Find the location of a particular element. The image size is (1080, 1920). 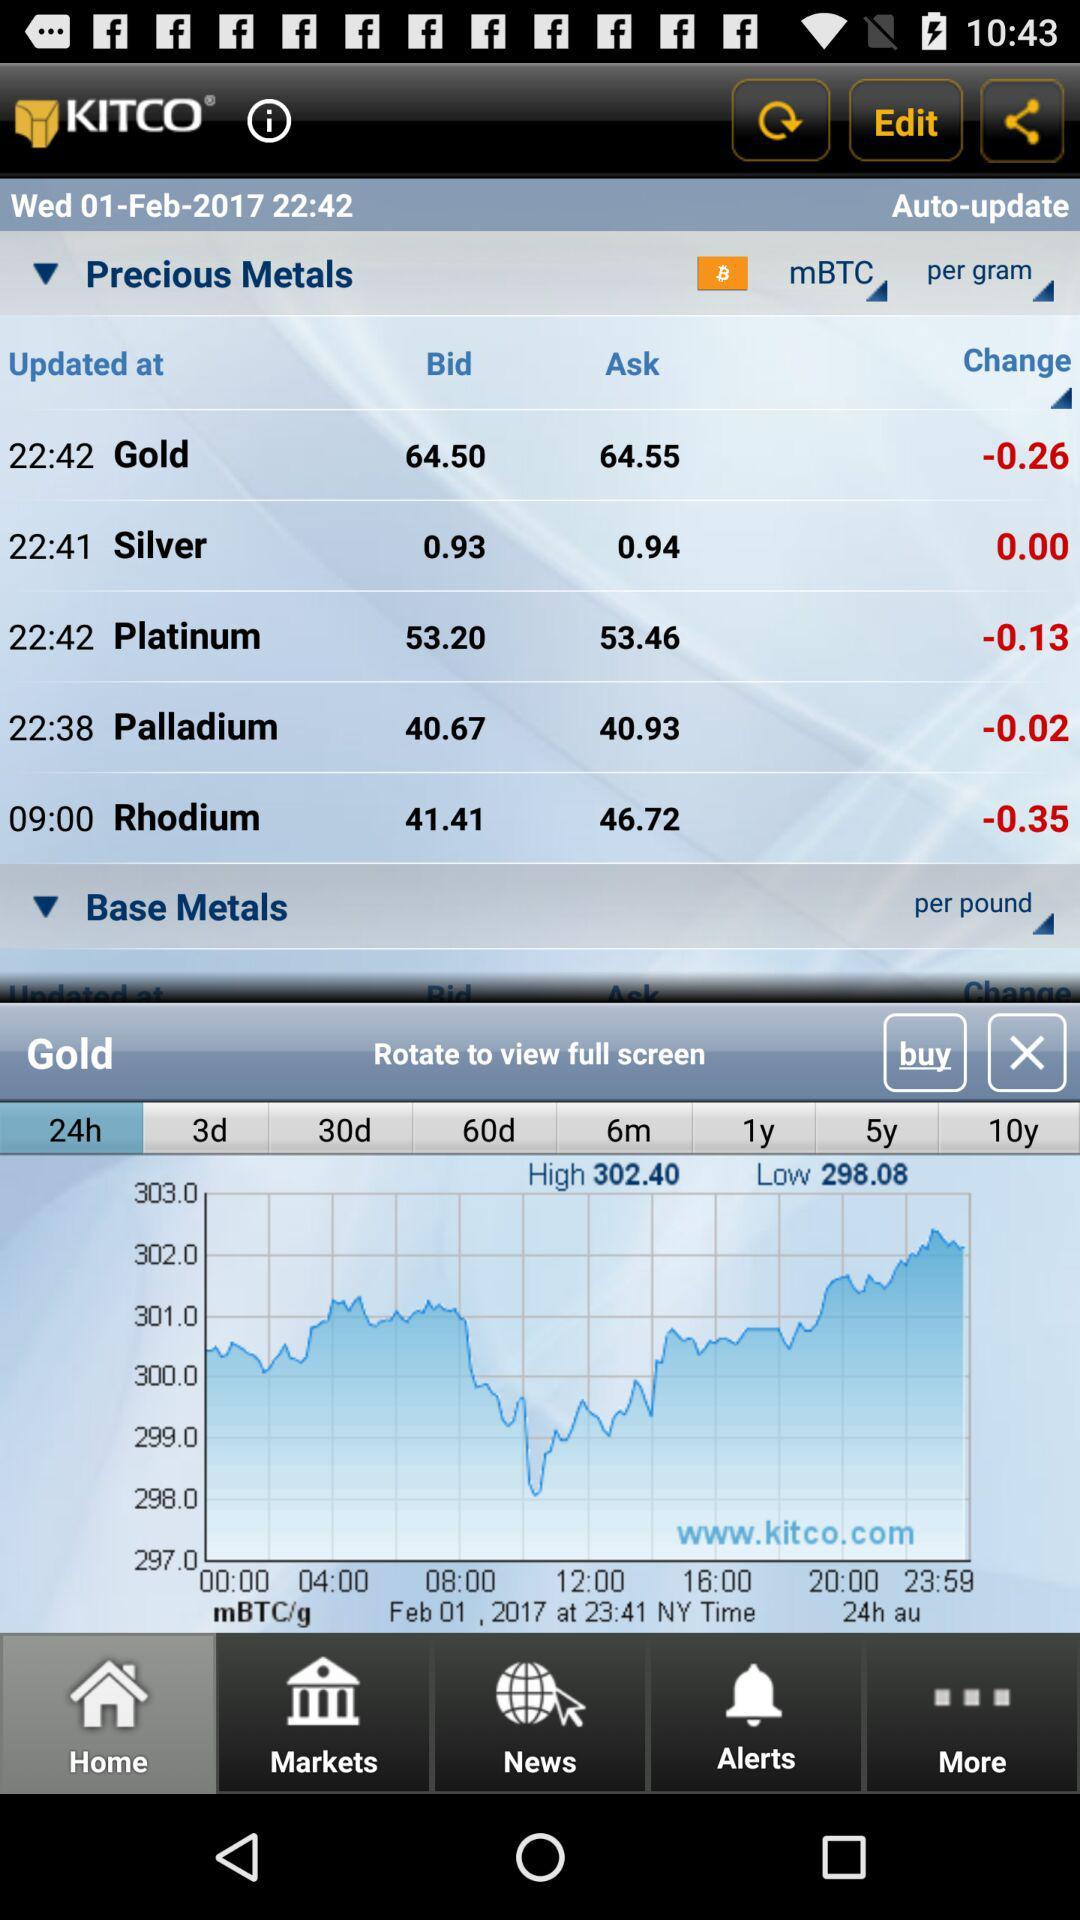

radio button next to 24h is located at coordinates (206, 1129).